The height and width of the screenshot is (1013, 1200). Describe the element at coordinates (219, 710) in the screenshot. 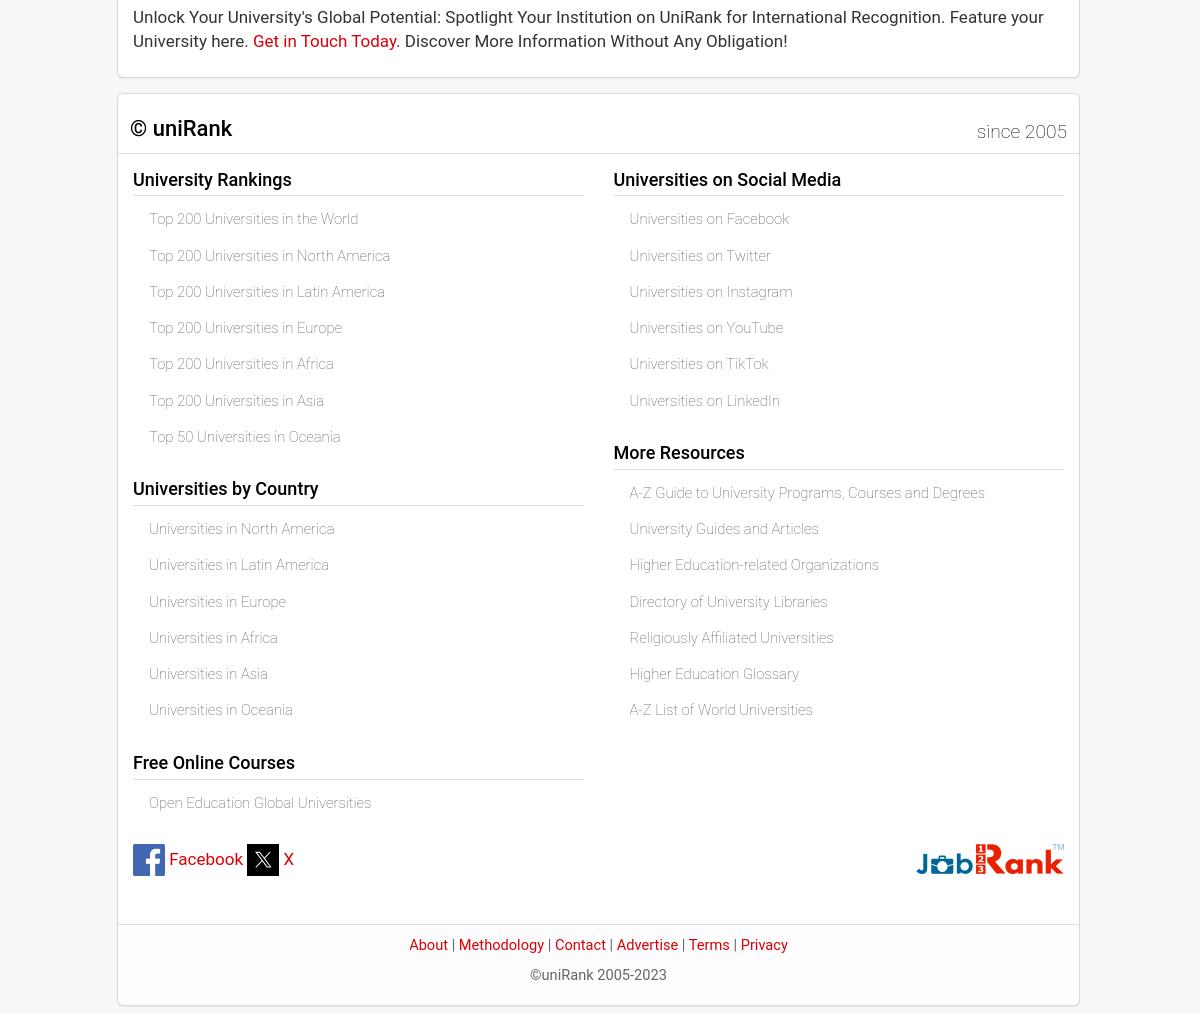

I see `'Universities in Oceania'` at that location.